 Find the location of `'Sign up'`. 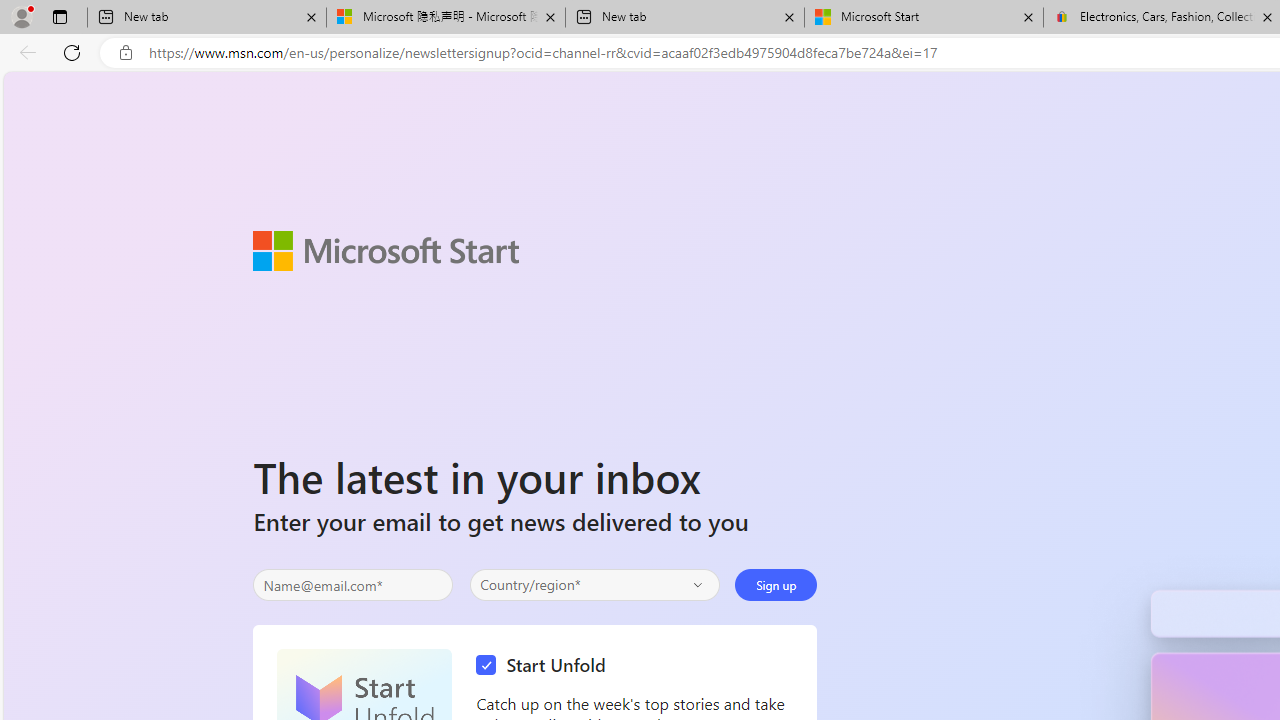

'Sign up' is located at coordinates (775, 585).